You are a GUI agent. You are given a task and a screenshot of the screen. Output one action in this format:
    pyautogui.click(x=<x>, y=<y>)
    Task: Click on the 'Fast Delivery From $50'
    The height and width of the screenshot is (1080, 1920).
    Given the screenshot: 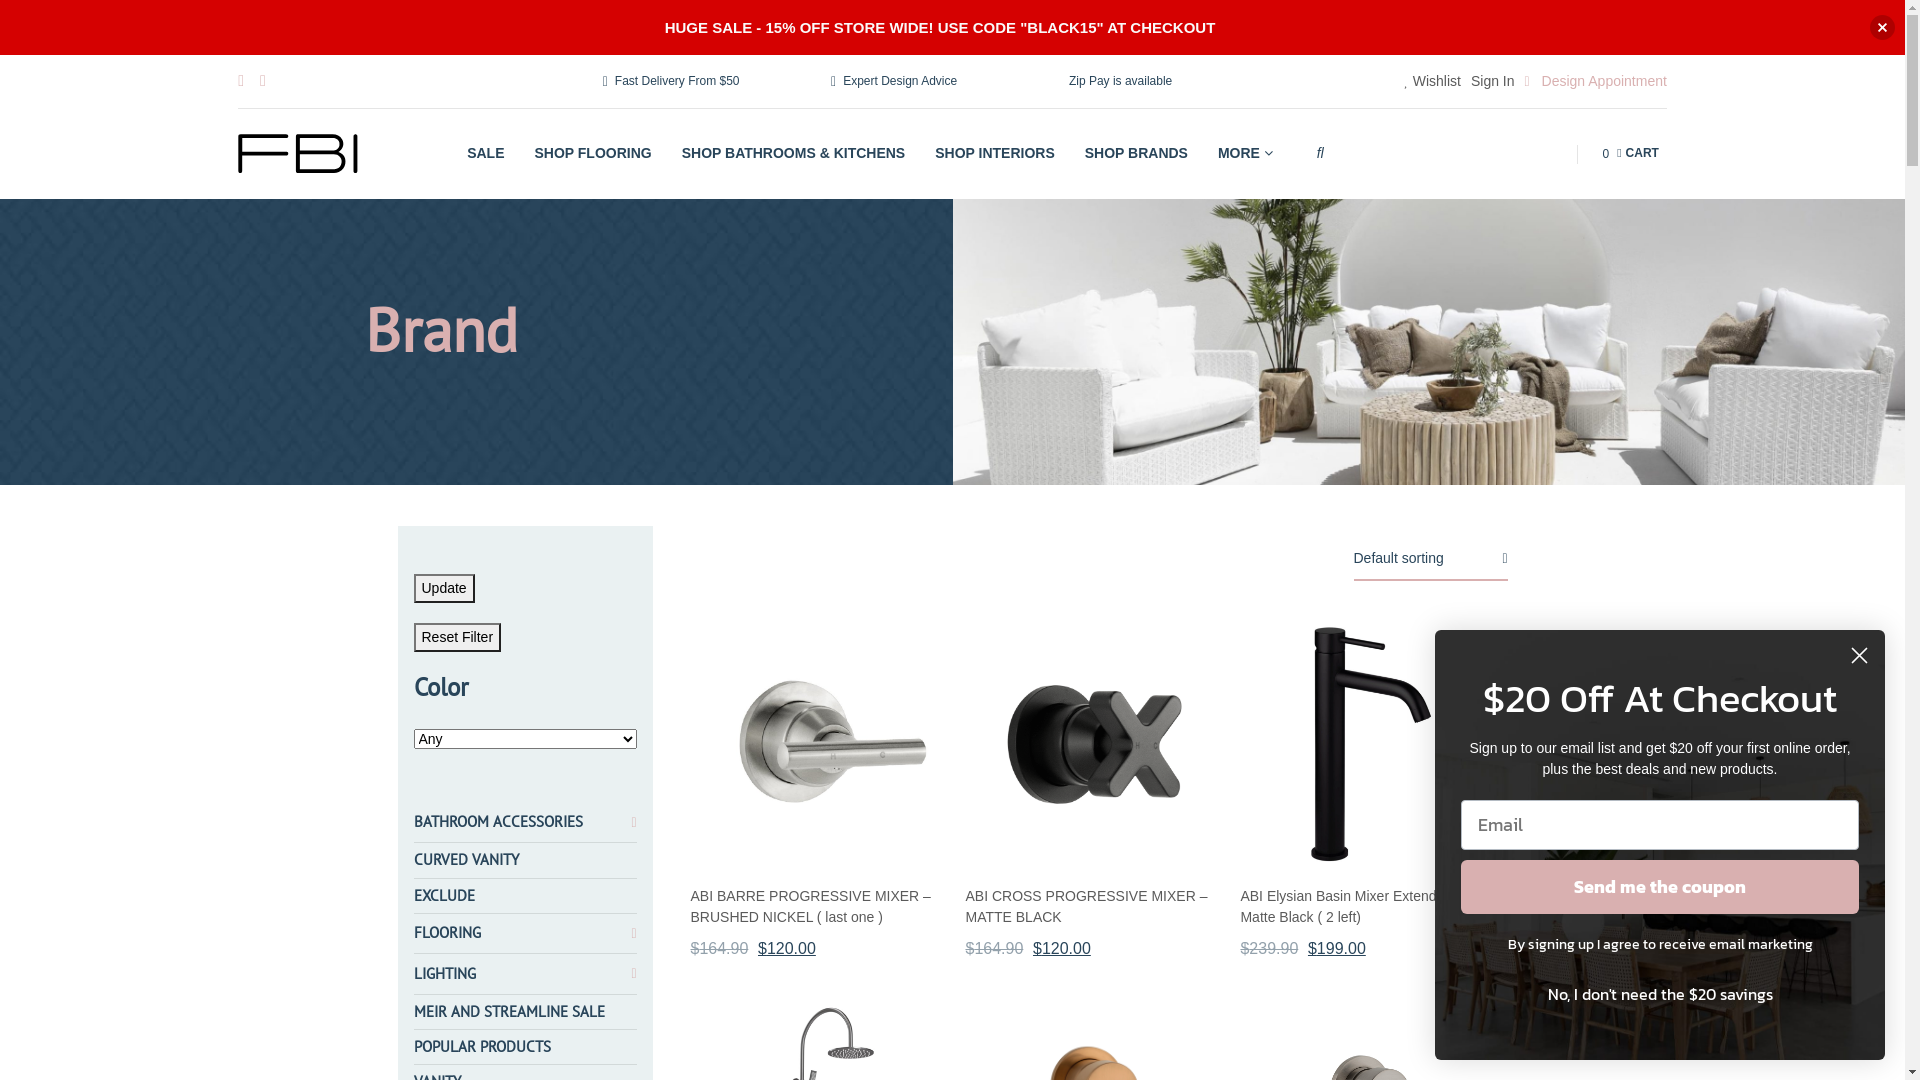 What is the action you would take?
    pyautogui.click(x=671, y=80)
    